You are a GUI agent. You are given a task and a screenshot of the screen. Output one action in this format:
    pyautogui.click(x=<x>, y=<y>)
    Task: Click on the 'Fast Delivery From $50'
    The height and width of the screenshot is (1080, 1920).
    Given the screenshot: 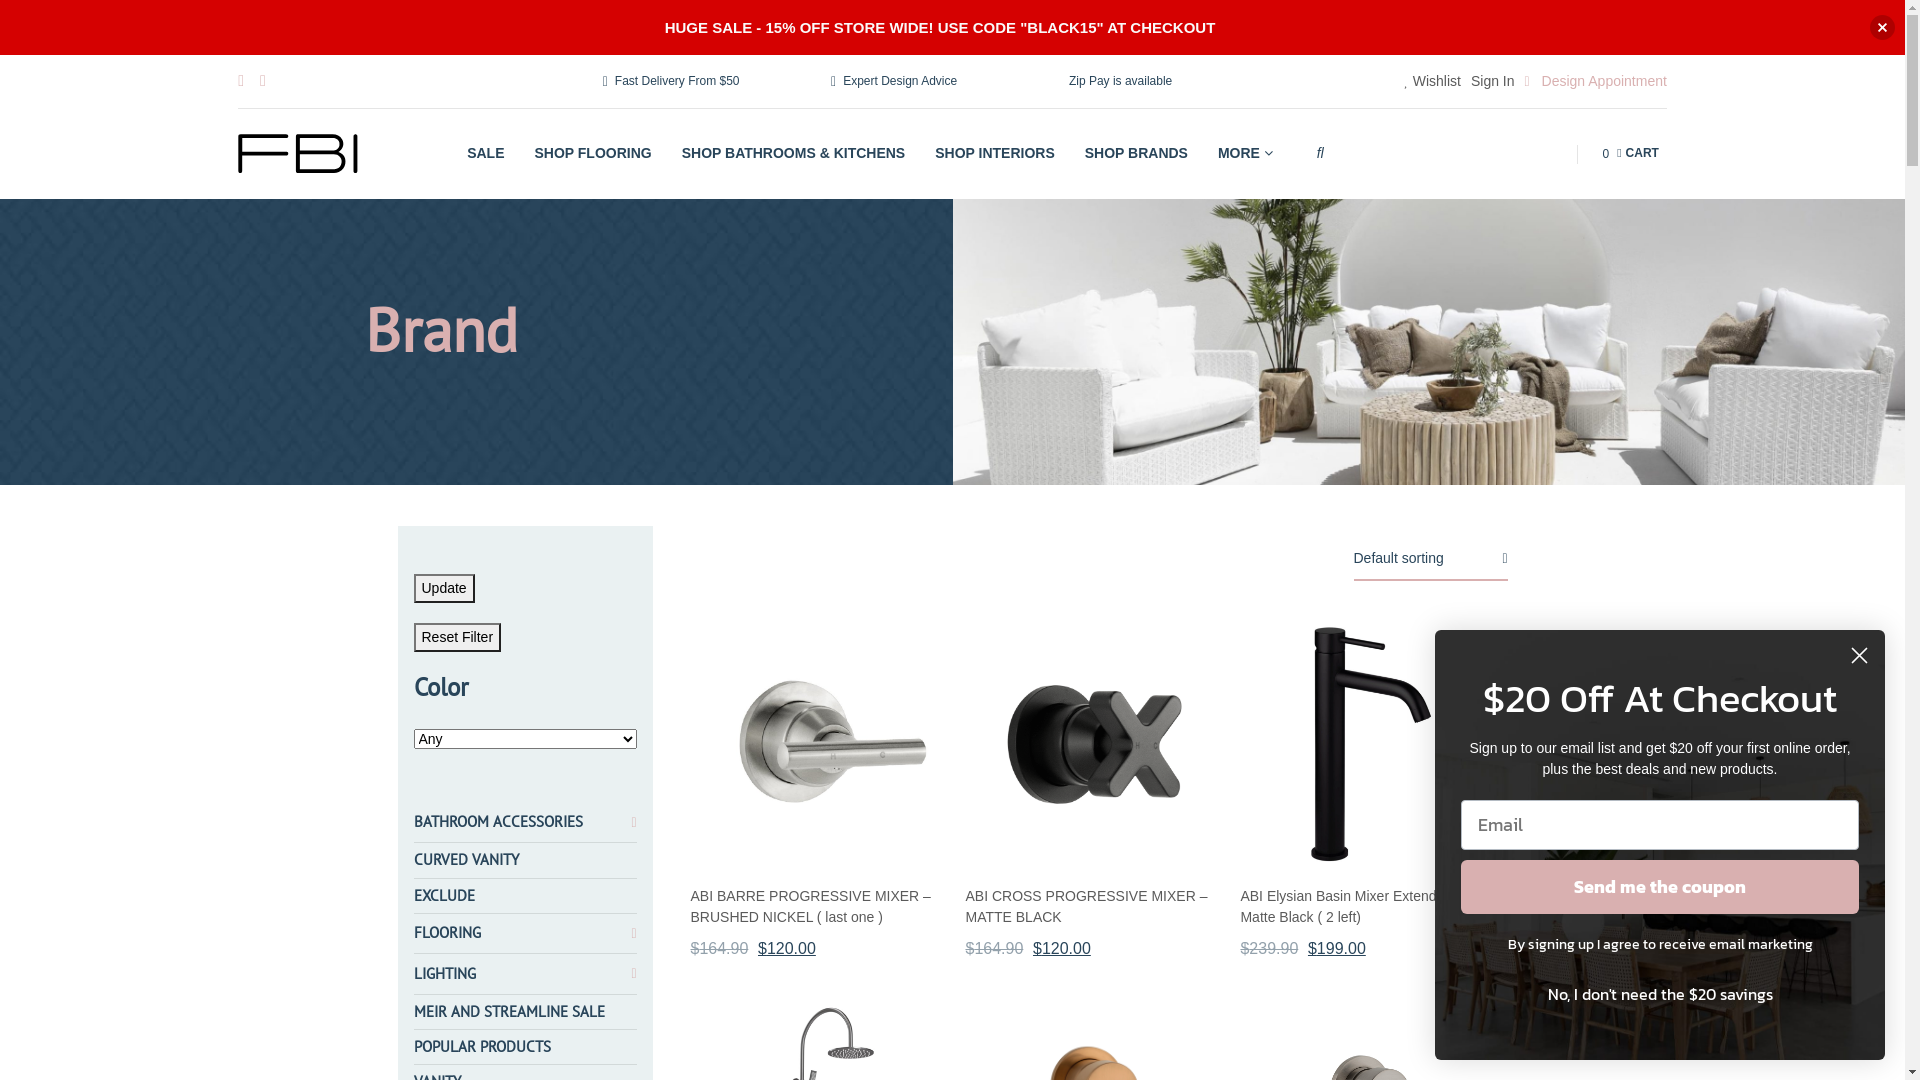 What is the action you would take?
    pyautogui.click(x=671, y=80)
    